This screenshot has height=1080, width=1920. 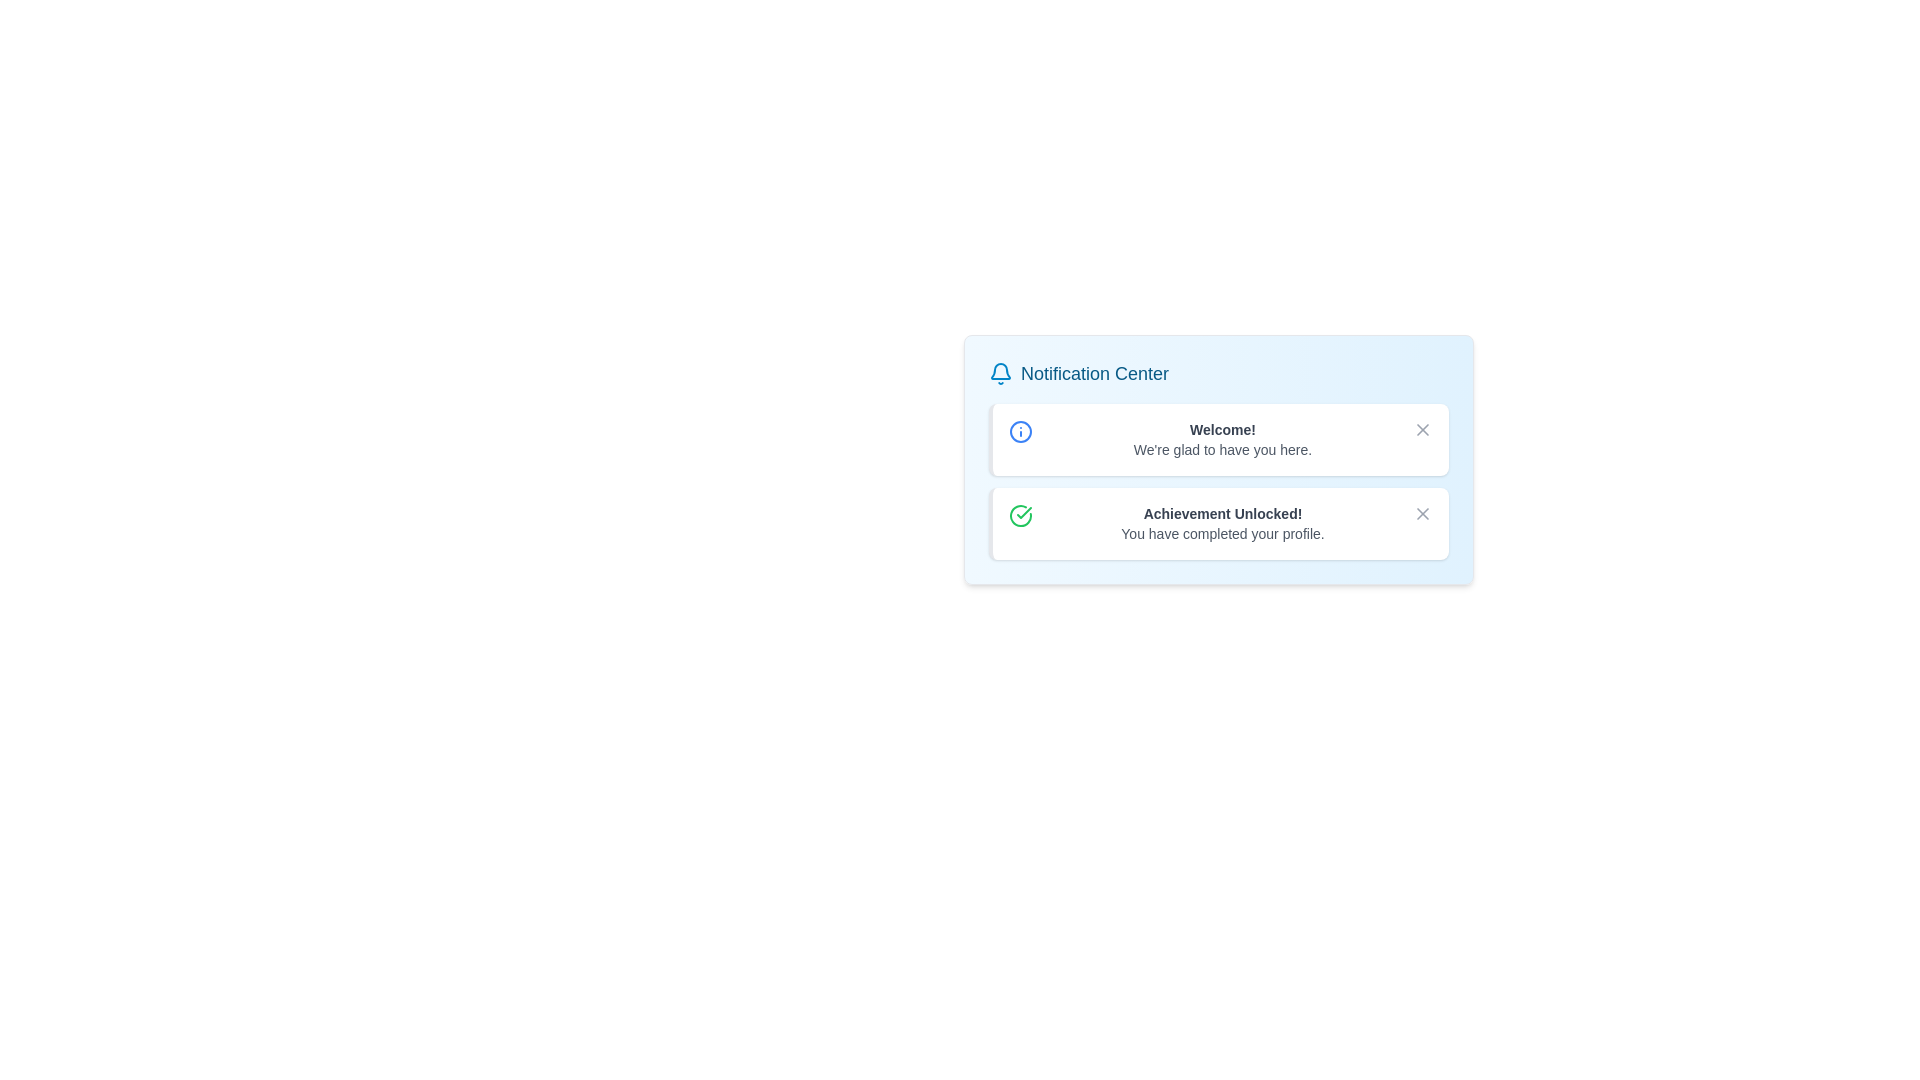 I want to click on static text label displaying 'Achievement Unlocked!' located within the light blue notification card in the Notification Center interface, so click(x=1222, y=512).